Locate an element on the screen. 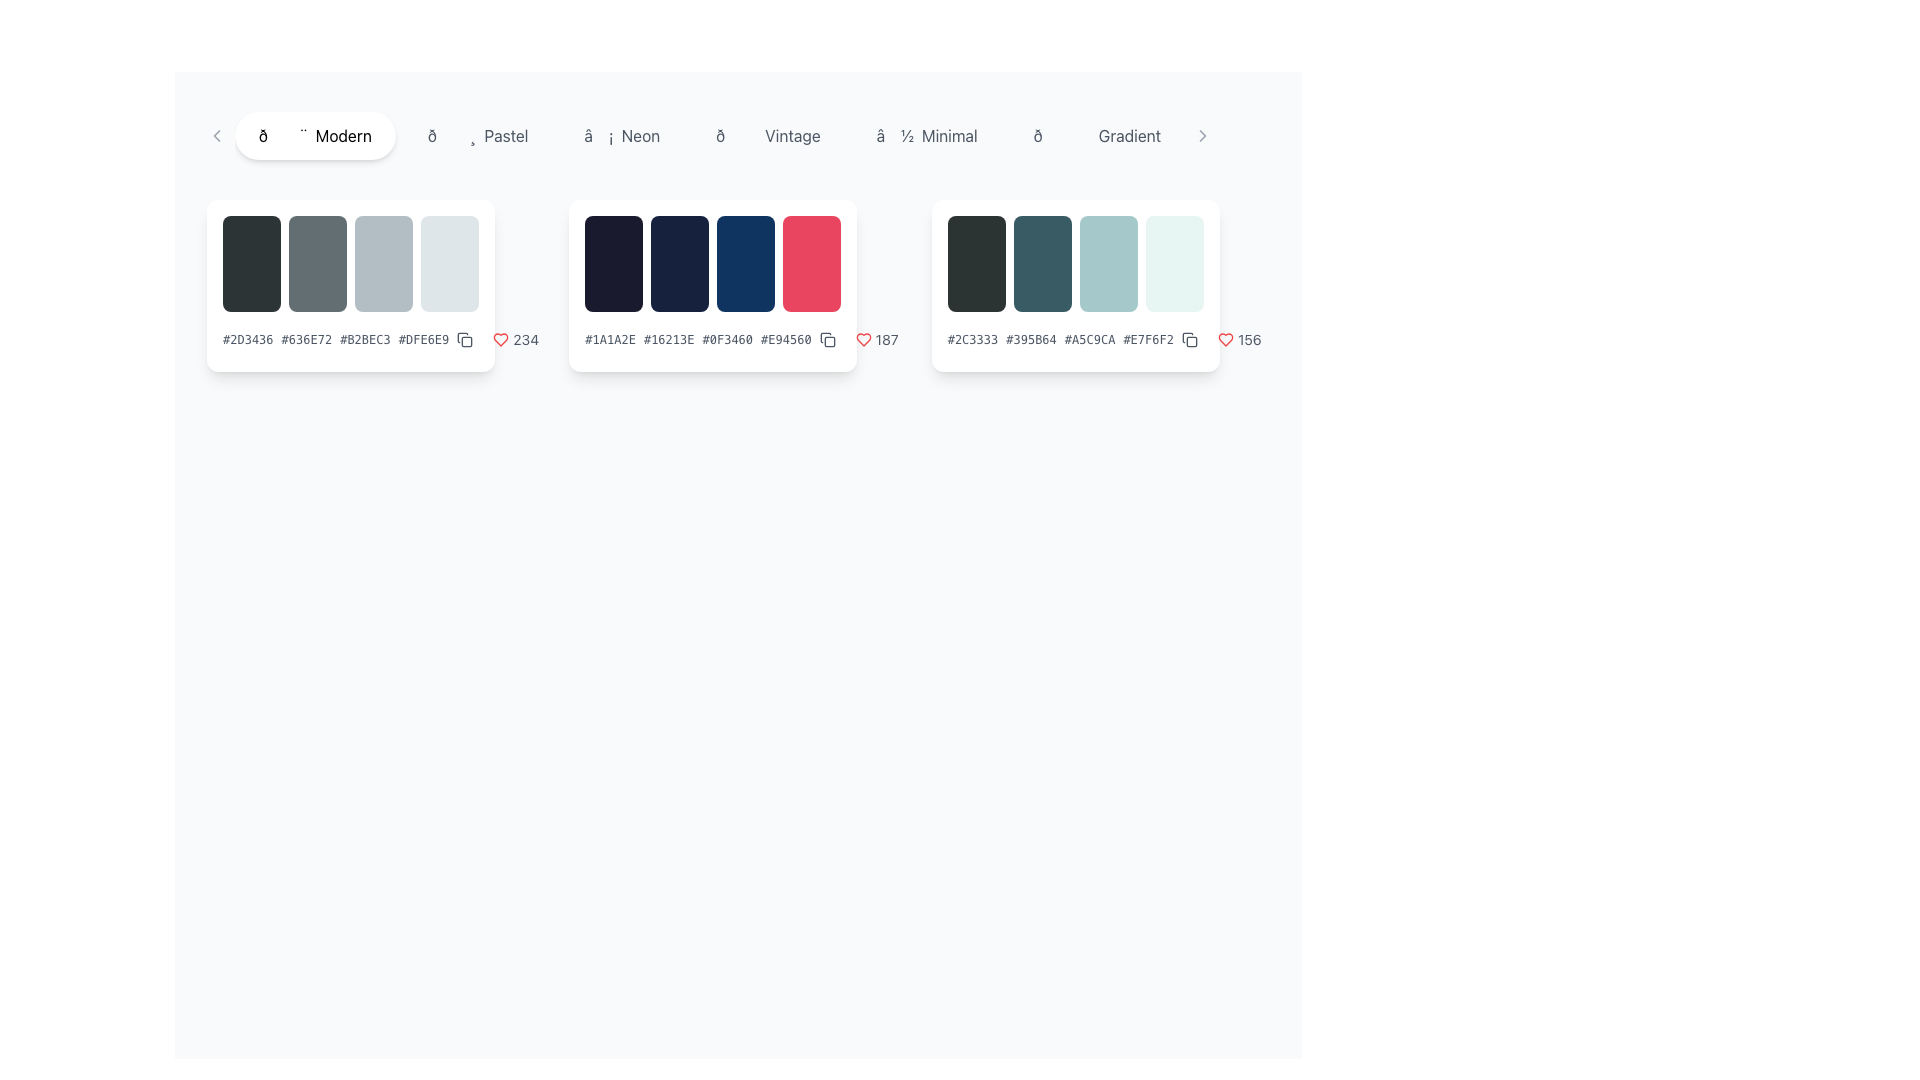 The height and width of the screenshot is (1080, 1920). the 'Minimal' button, which is the sixth button in the horizontal menu is located at coordinates (926, 135).